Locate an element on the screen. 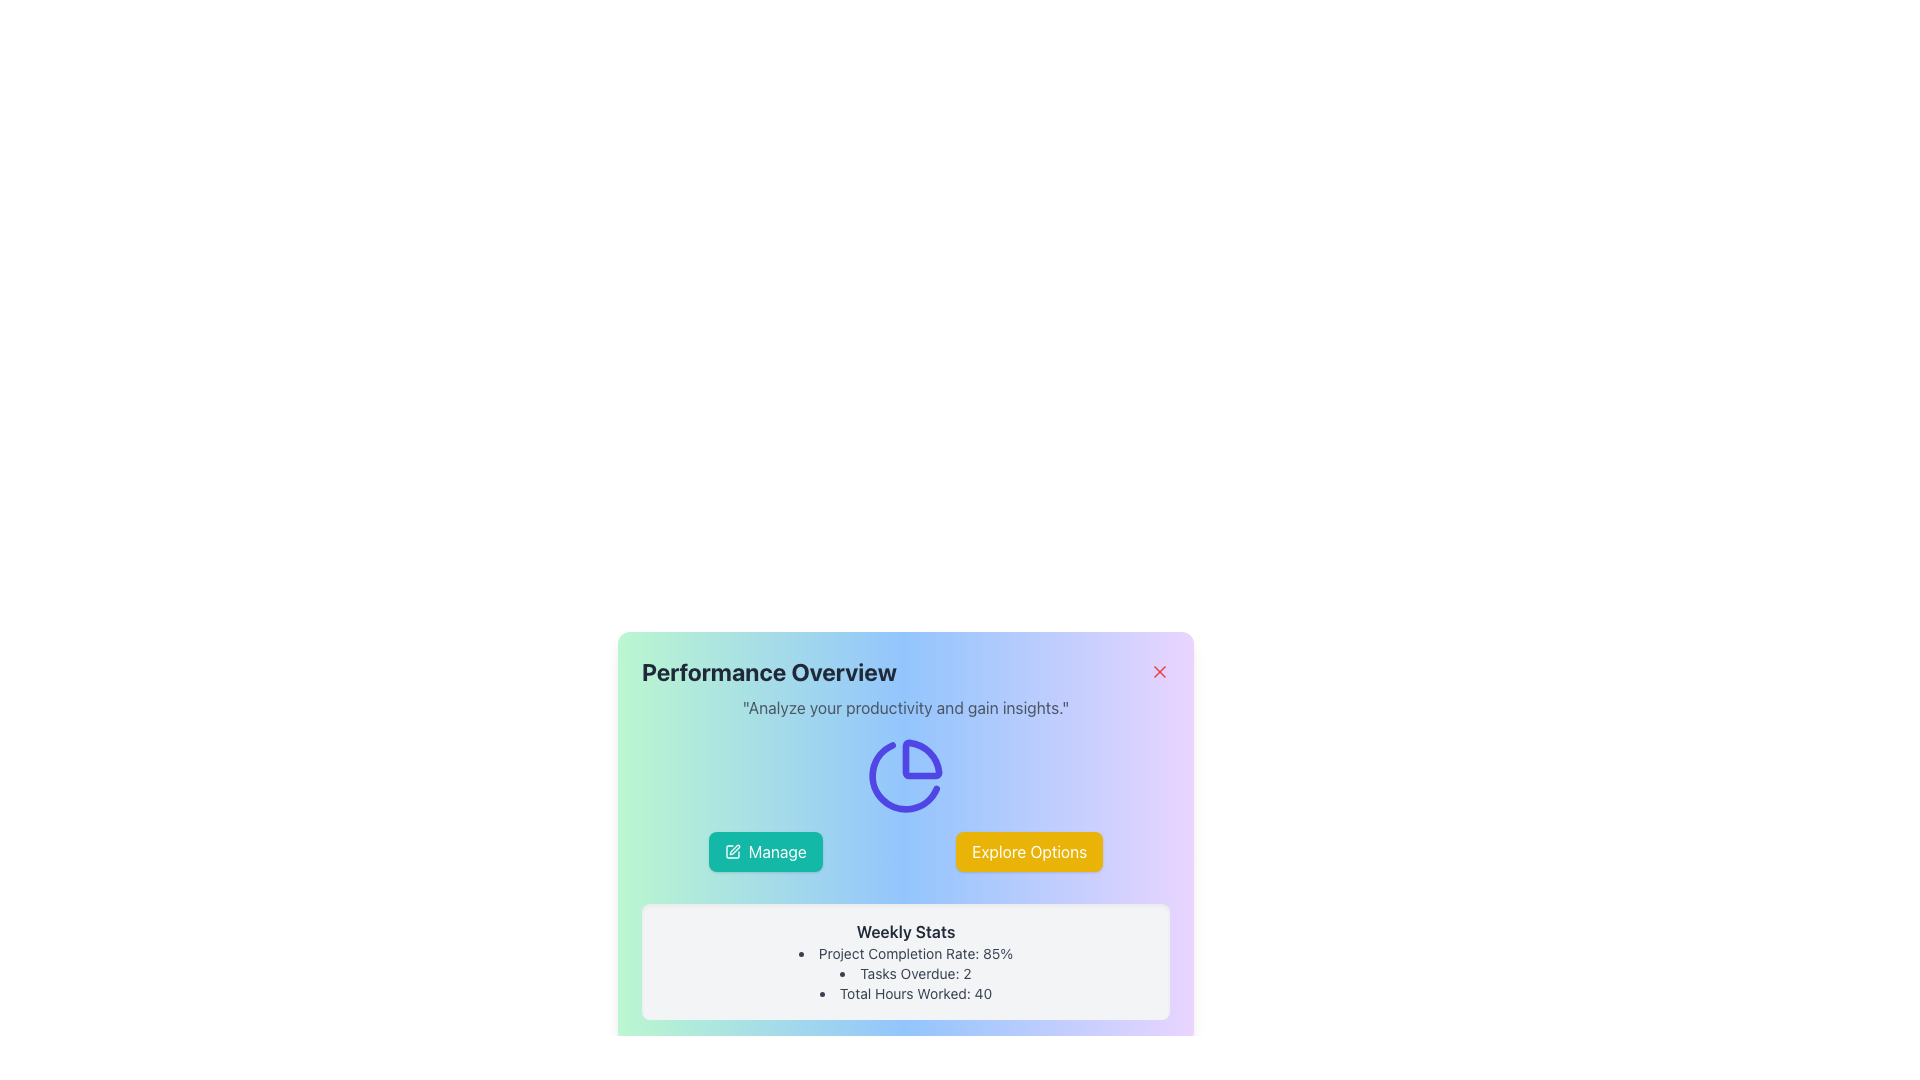 This screenshot has width=1920, height=1080. informational text displaying the count of overdue tasks, which is the second item in the vertical bulleted list under 'Weekly Stats' in the 'Performance Overview' card is located at coordinates (905, 973).